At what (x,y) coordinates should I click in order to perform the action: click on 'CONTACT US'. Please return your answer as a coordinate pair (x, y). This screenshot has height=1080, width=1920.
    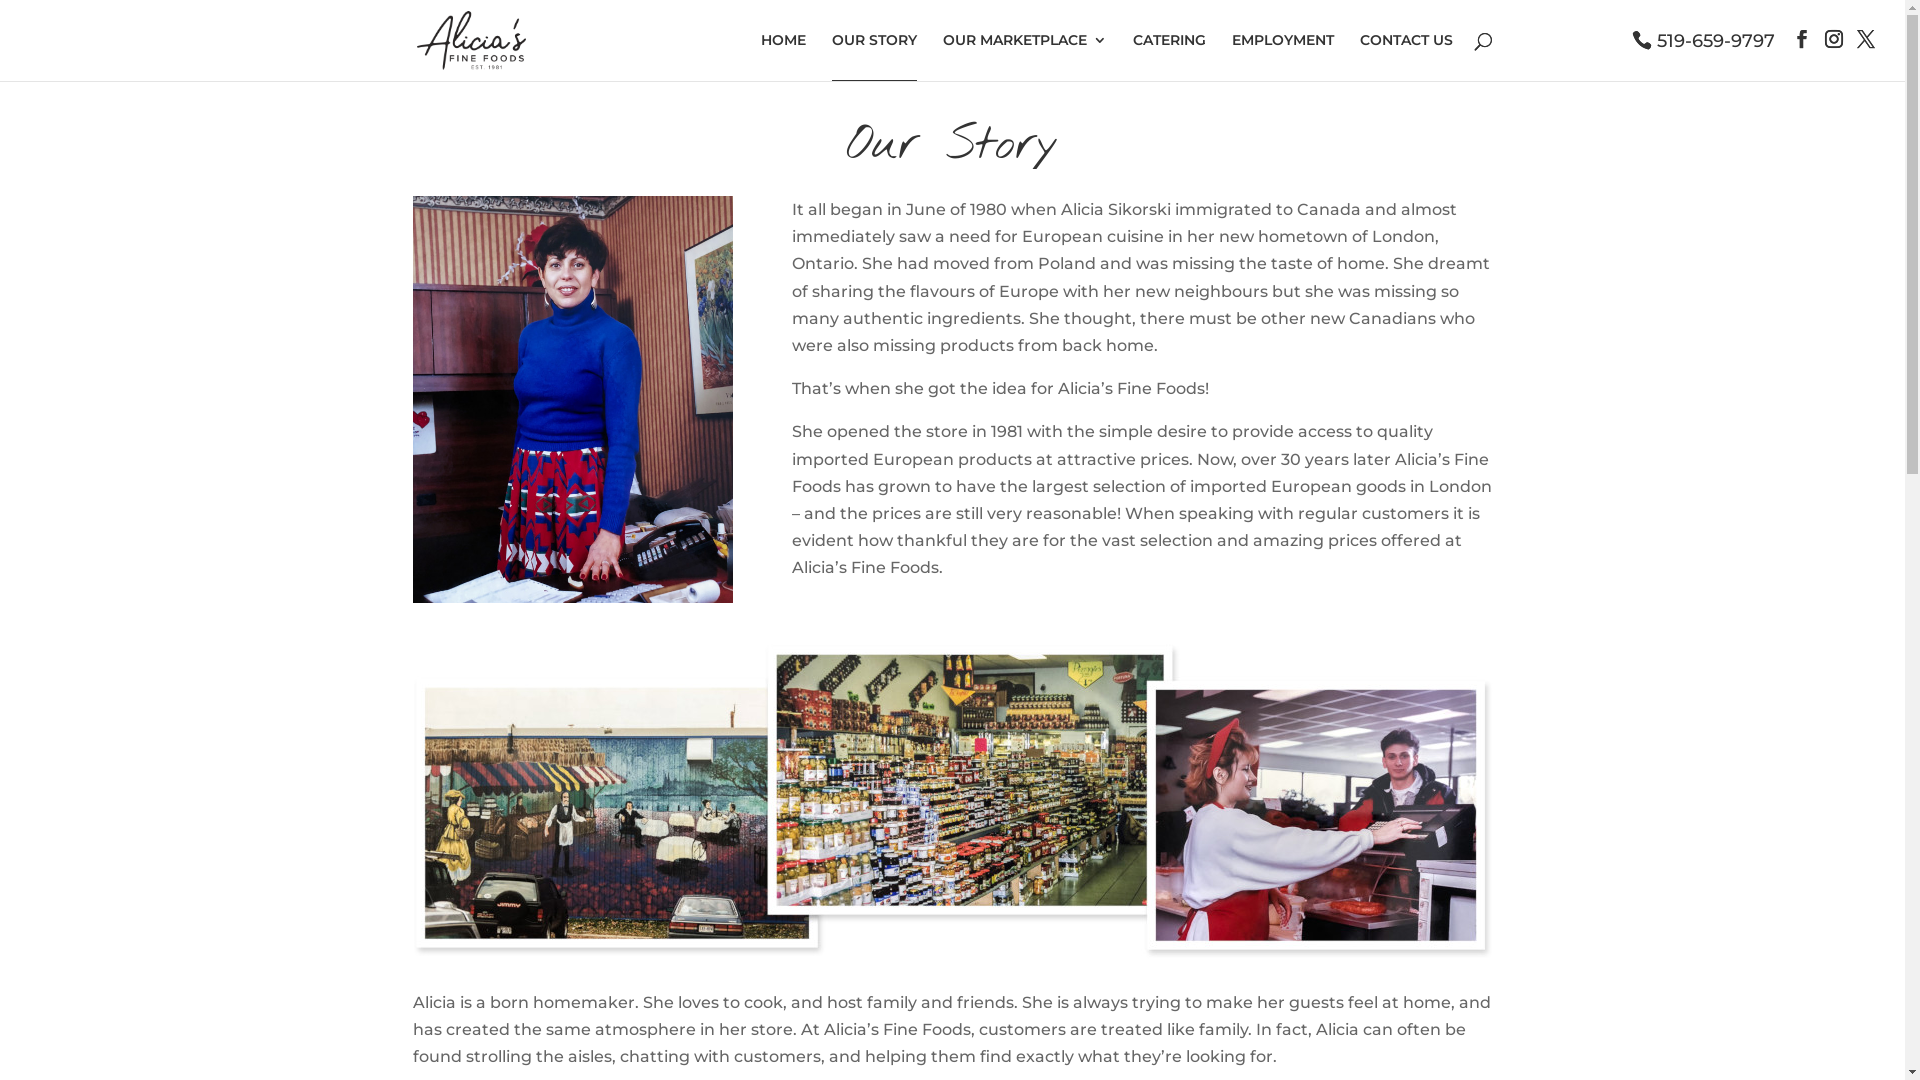
    Looking at the image, I should click on (1405, 55).